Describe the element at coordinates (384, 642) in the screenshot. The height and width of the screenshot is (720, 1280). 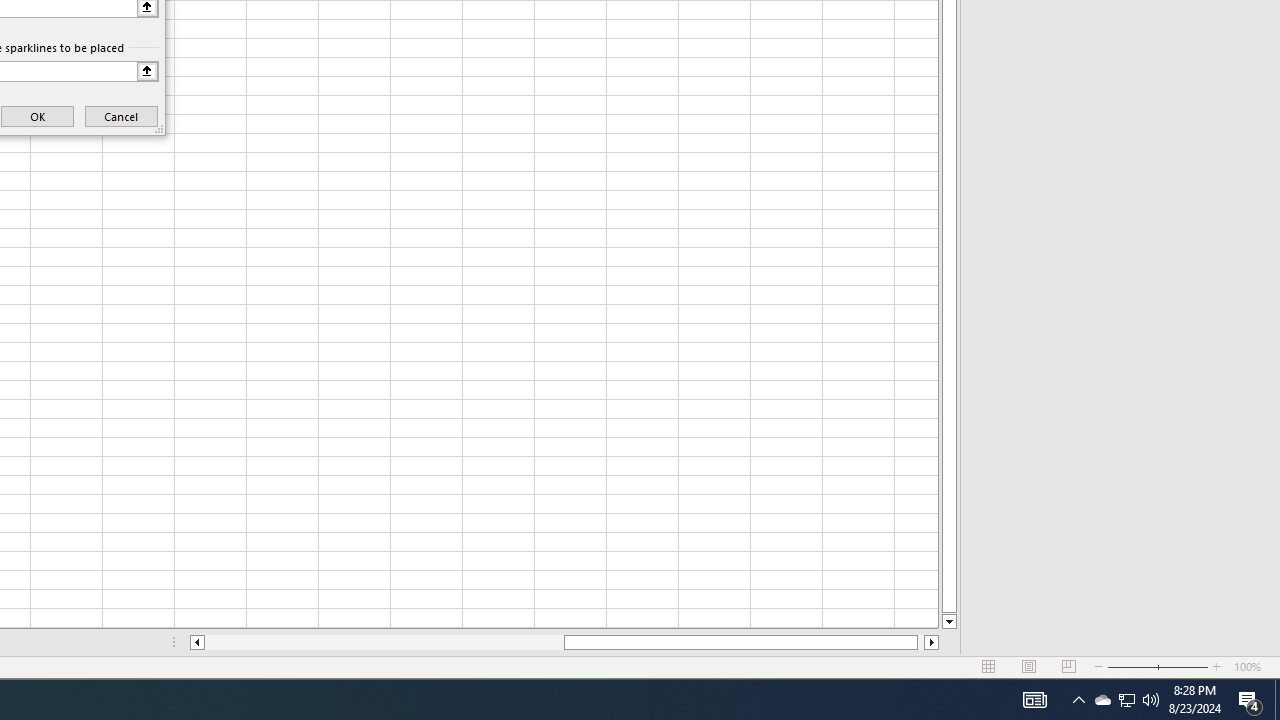
I see `'Page left'` at that location.